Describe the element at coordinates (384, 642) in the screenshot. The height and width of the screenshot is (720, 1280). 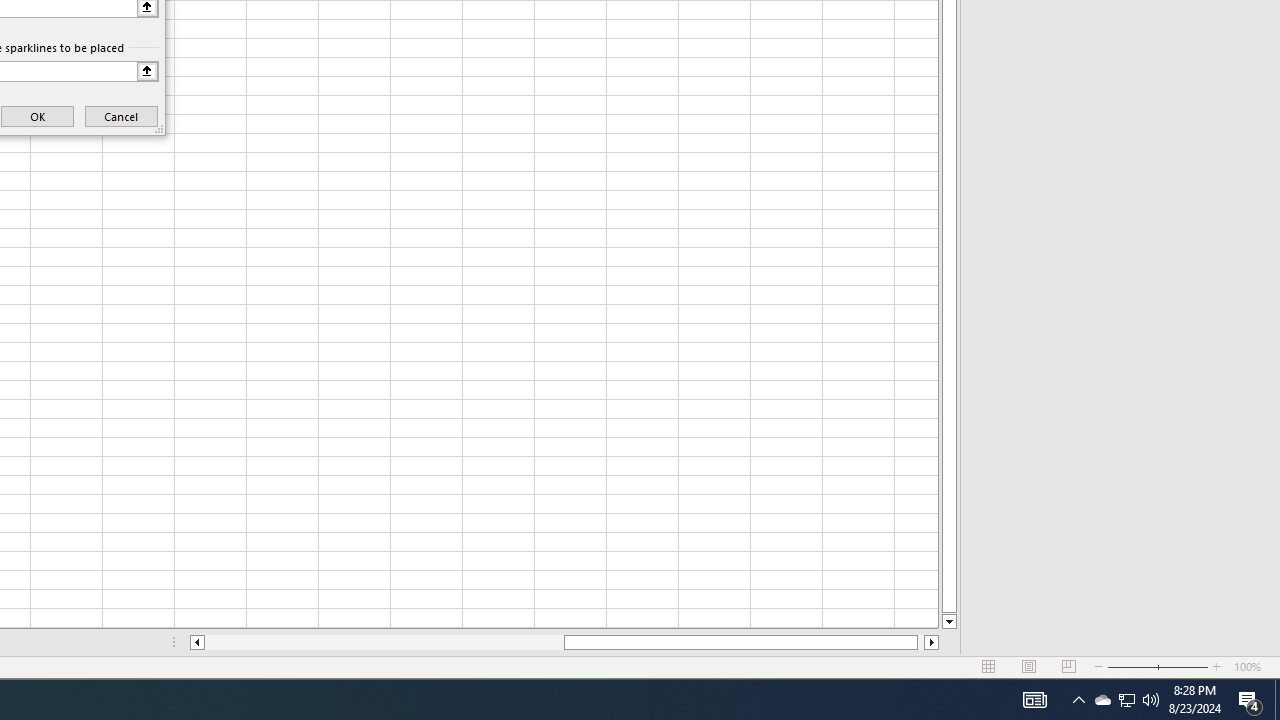
I see `'Page left'` at that location.